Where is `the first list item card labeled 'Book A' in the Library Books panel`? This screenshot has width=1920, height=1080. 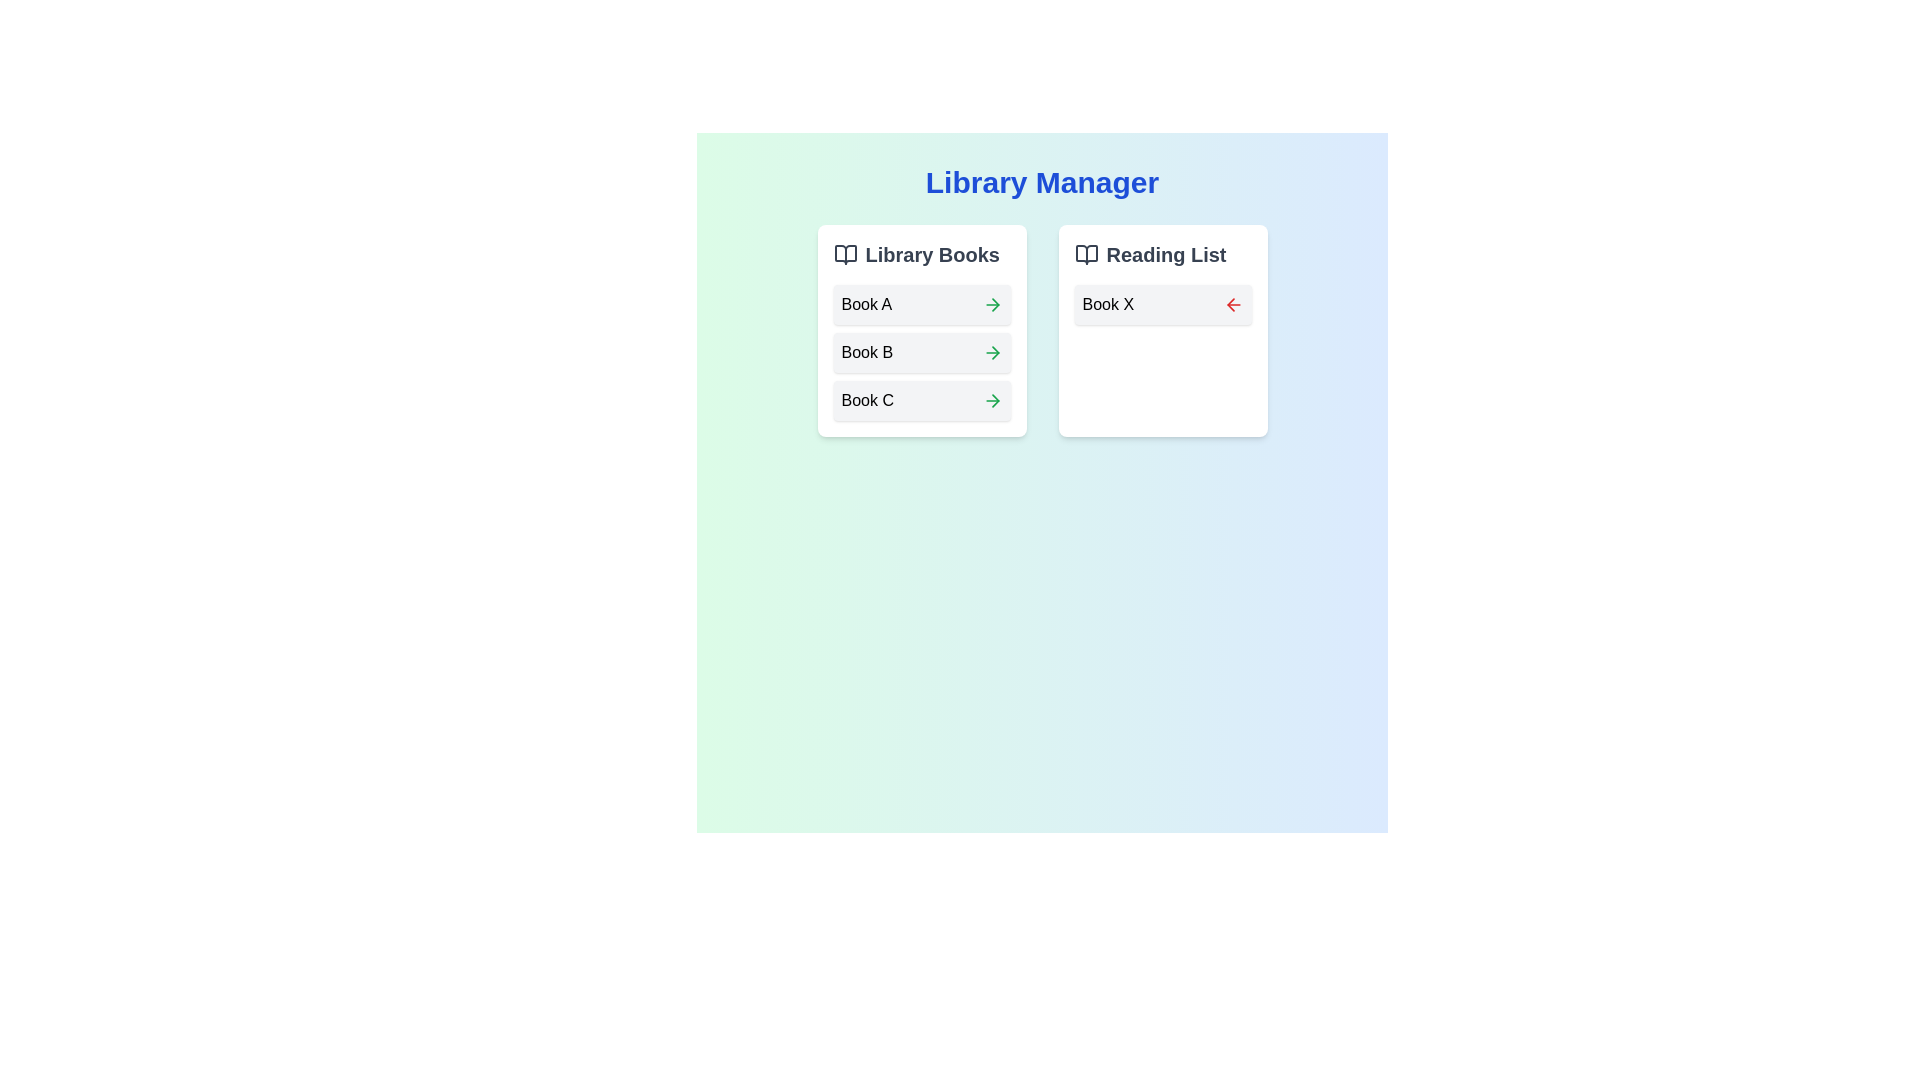 the first list item card labeled 'Book A' in the Library Books panel is located at coordinates (920, 304).